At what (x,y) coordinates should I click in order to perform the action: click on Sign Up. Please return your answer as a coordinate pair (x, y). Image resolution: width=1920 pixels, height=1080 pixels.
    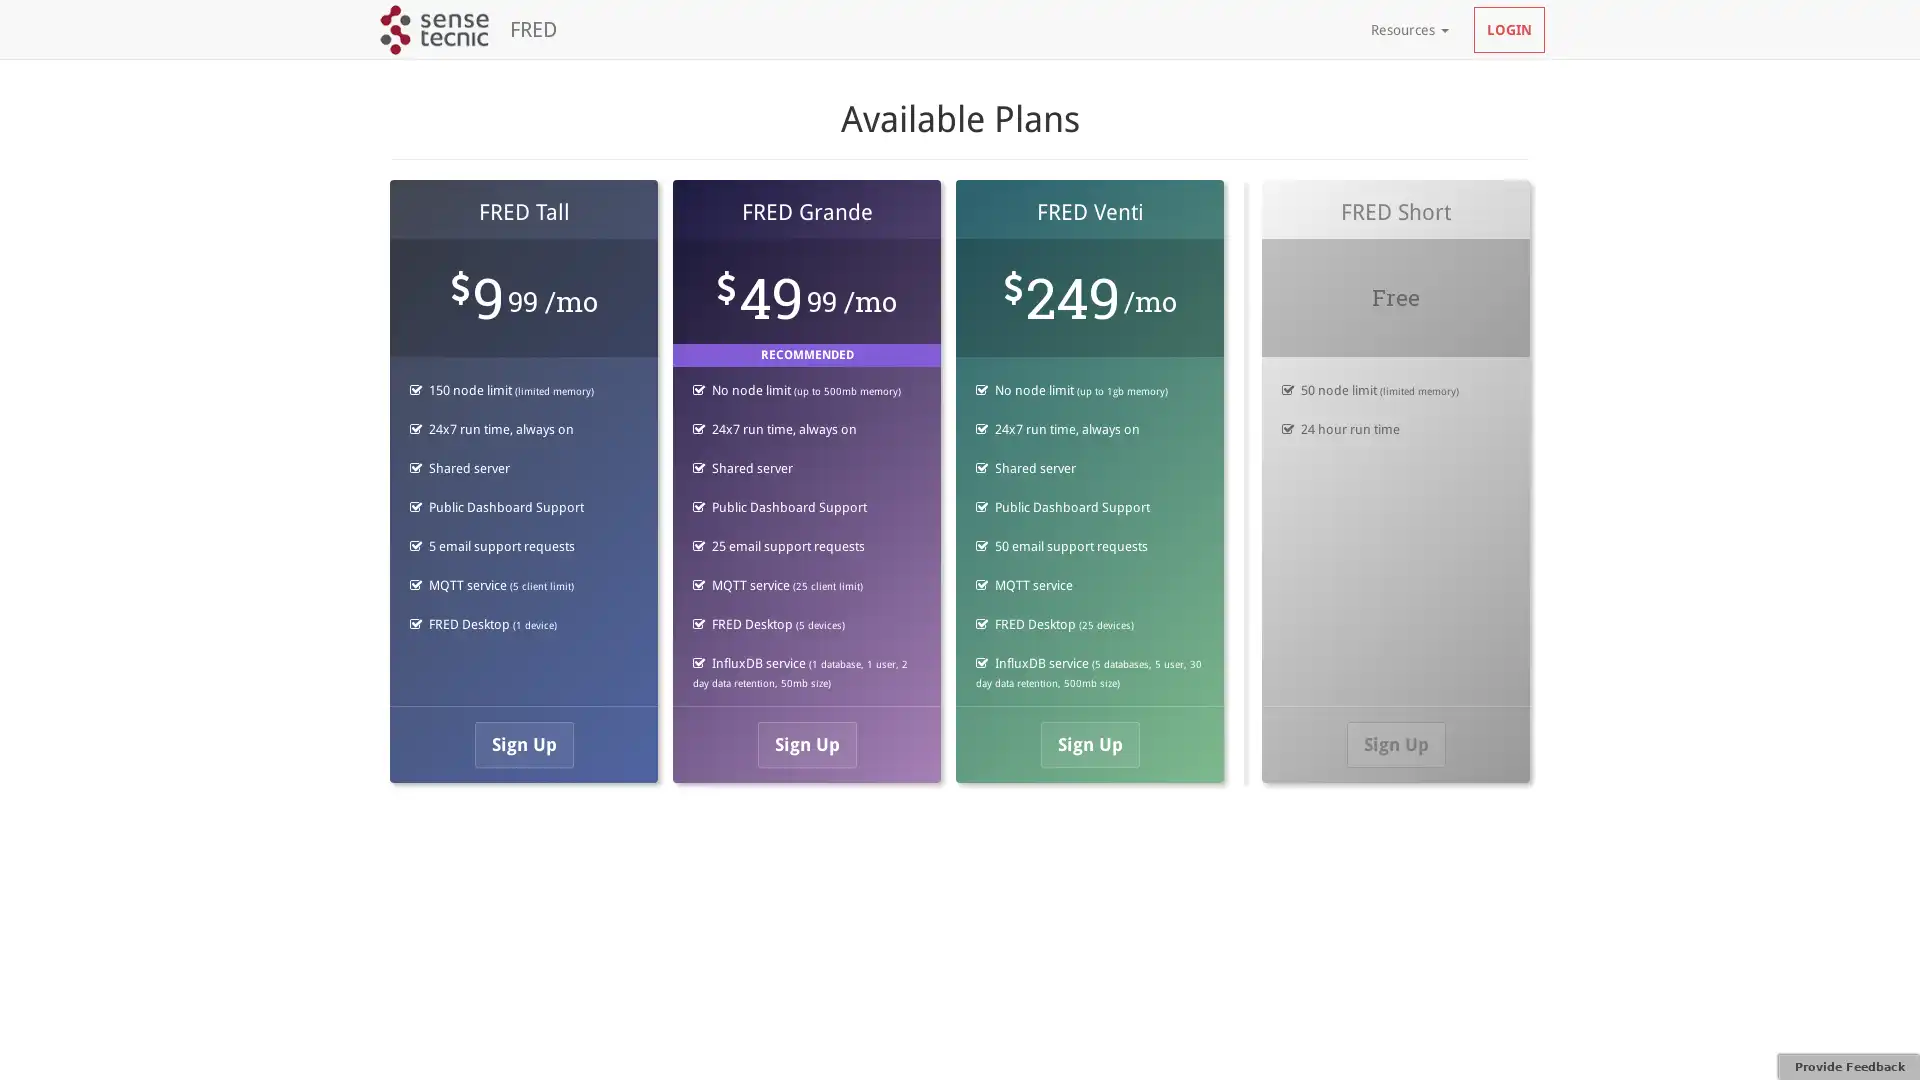
    Looking at the image, I should click on (1394, 744).